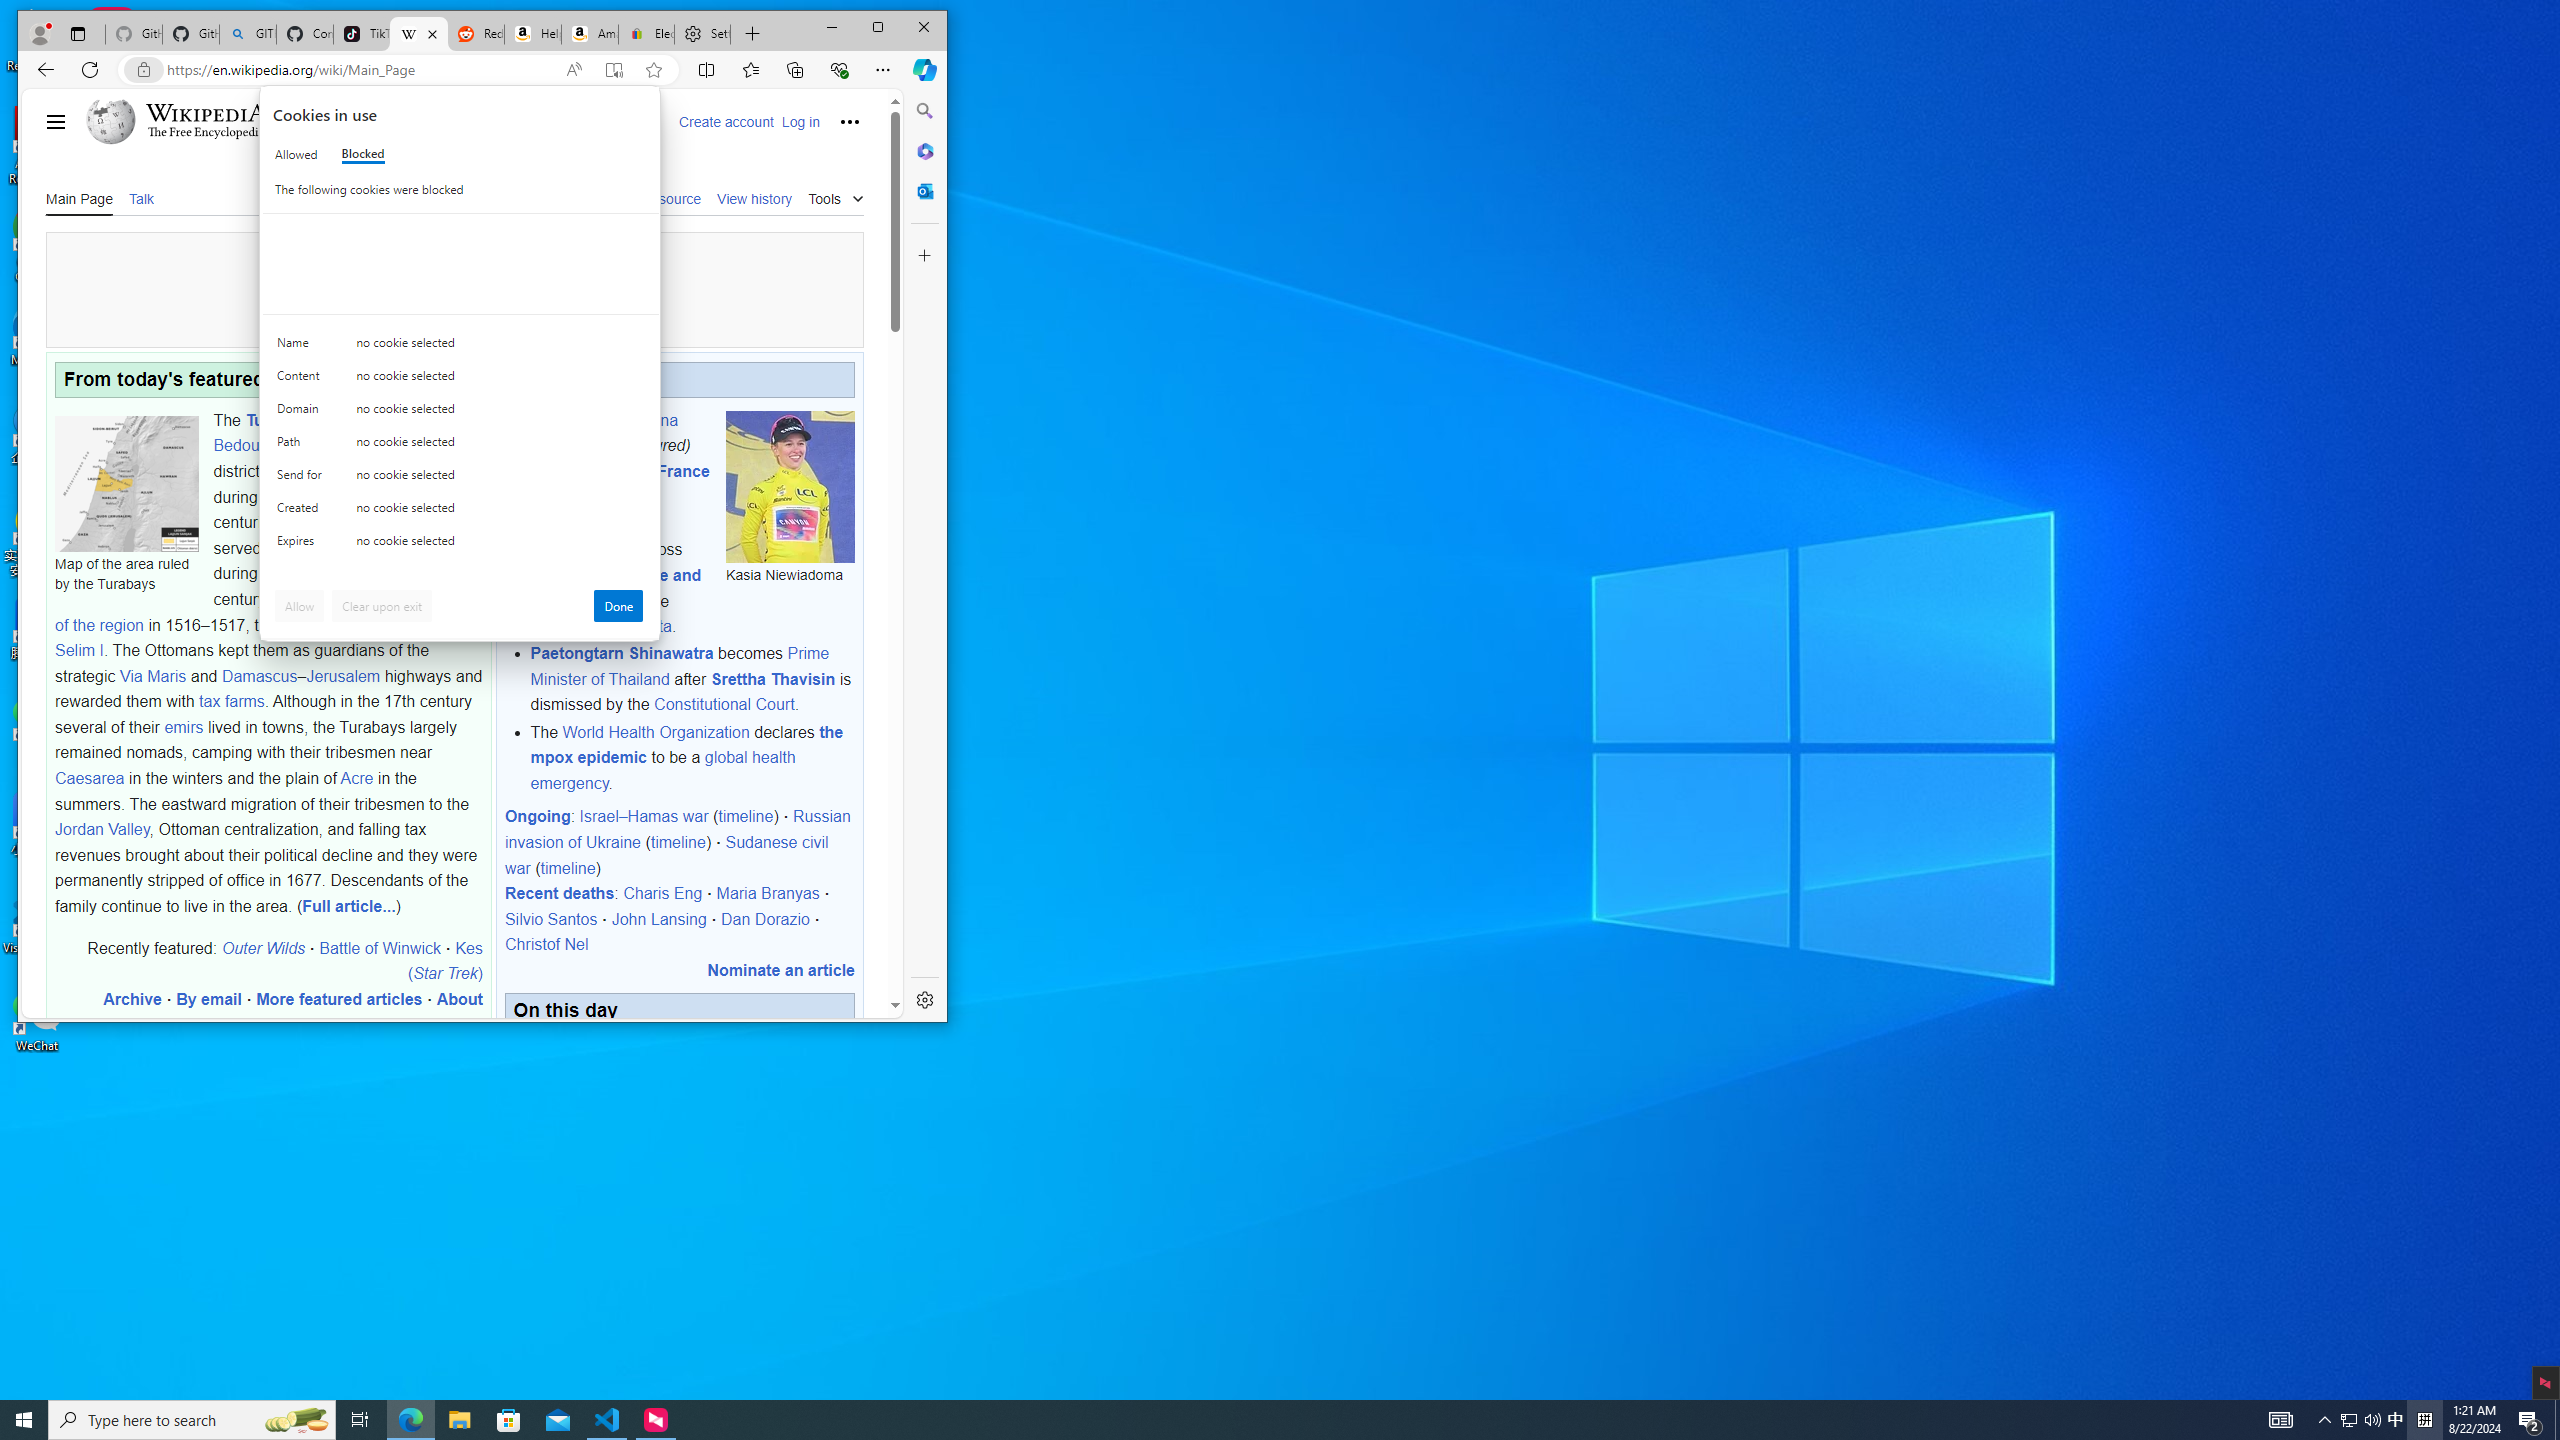 The width and height of the screenshot is (2560, 1440). Describe the element at coordinates (382, 605) in the screenshot. I see `'Clear upon exit'` at that location.